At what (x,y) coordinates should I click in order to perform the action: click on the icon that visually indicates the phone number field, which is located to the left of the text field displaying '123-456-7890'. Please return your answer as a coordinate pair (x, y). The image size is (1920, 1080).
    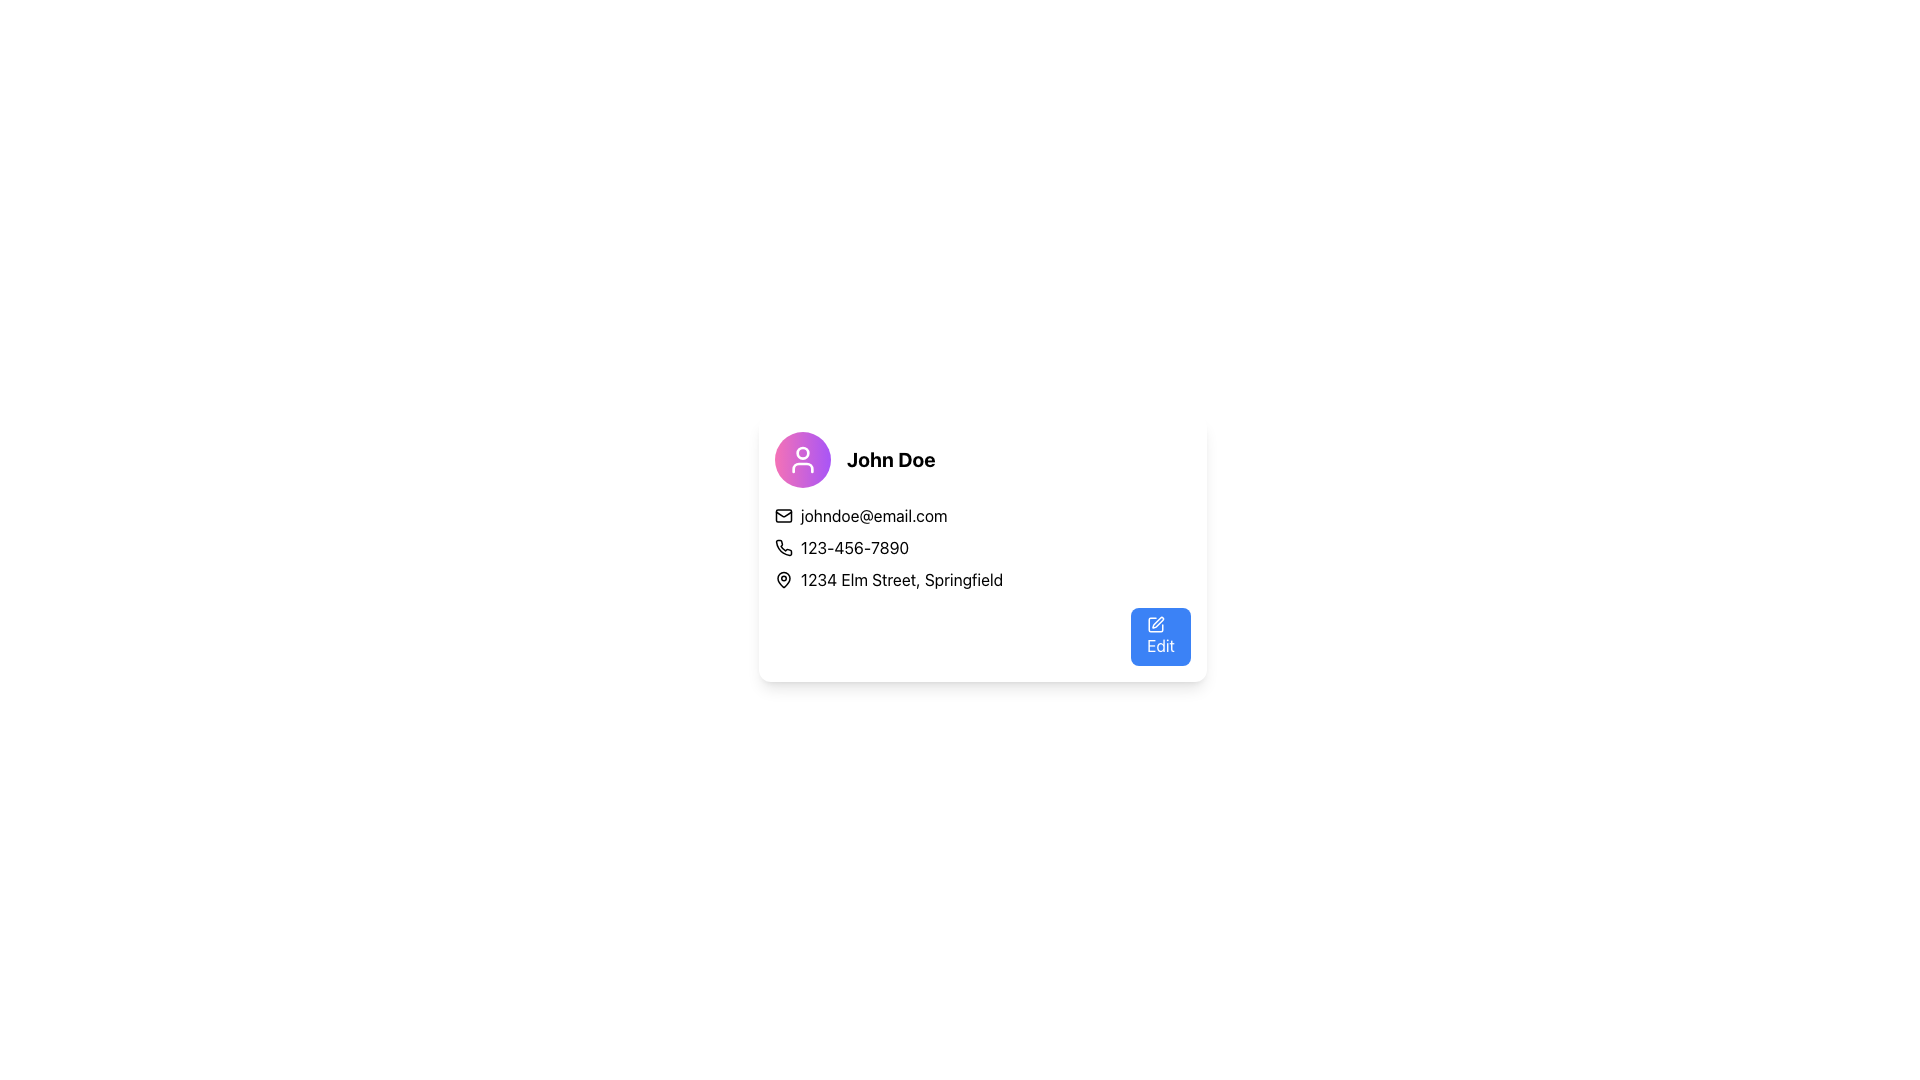
    Looking at the image, I should click on (783, 547).